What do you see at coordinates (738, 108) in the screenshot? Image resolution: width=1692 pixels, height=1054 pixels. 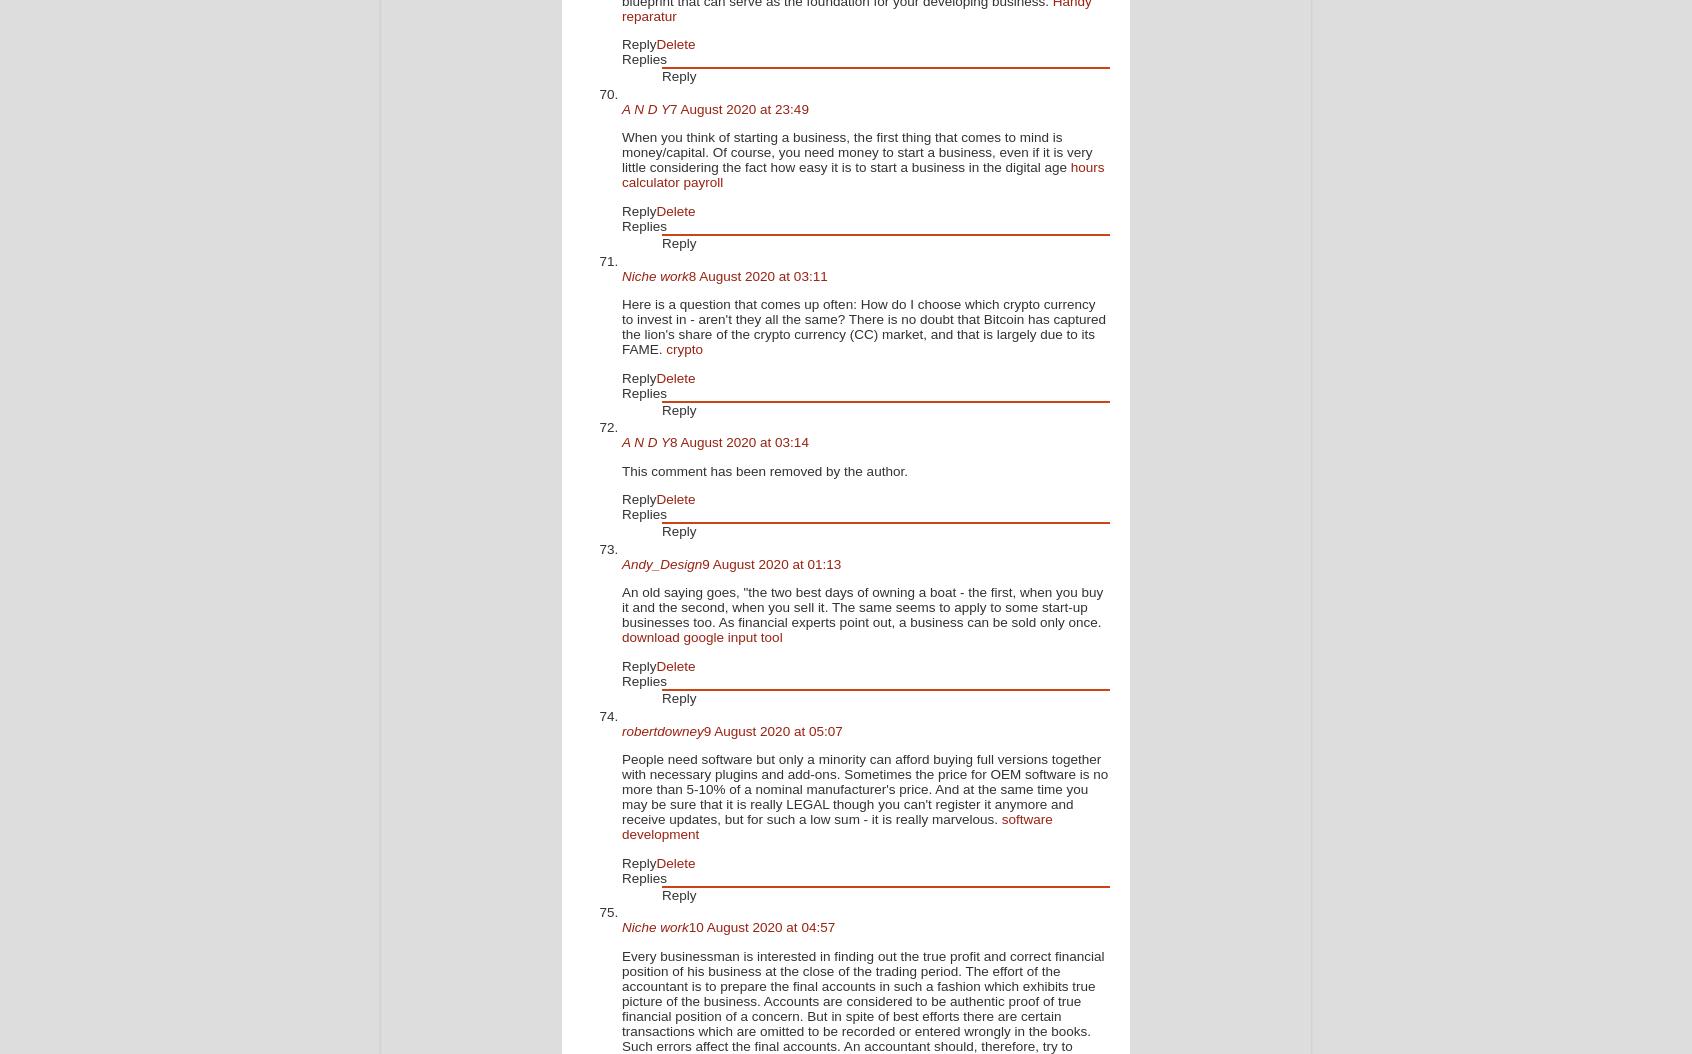 I see `'7 August 2020 at 23:49'` at bounding box center [738, 108].